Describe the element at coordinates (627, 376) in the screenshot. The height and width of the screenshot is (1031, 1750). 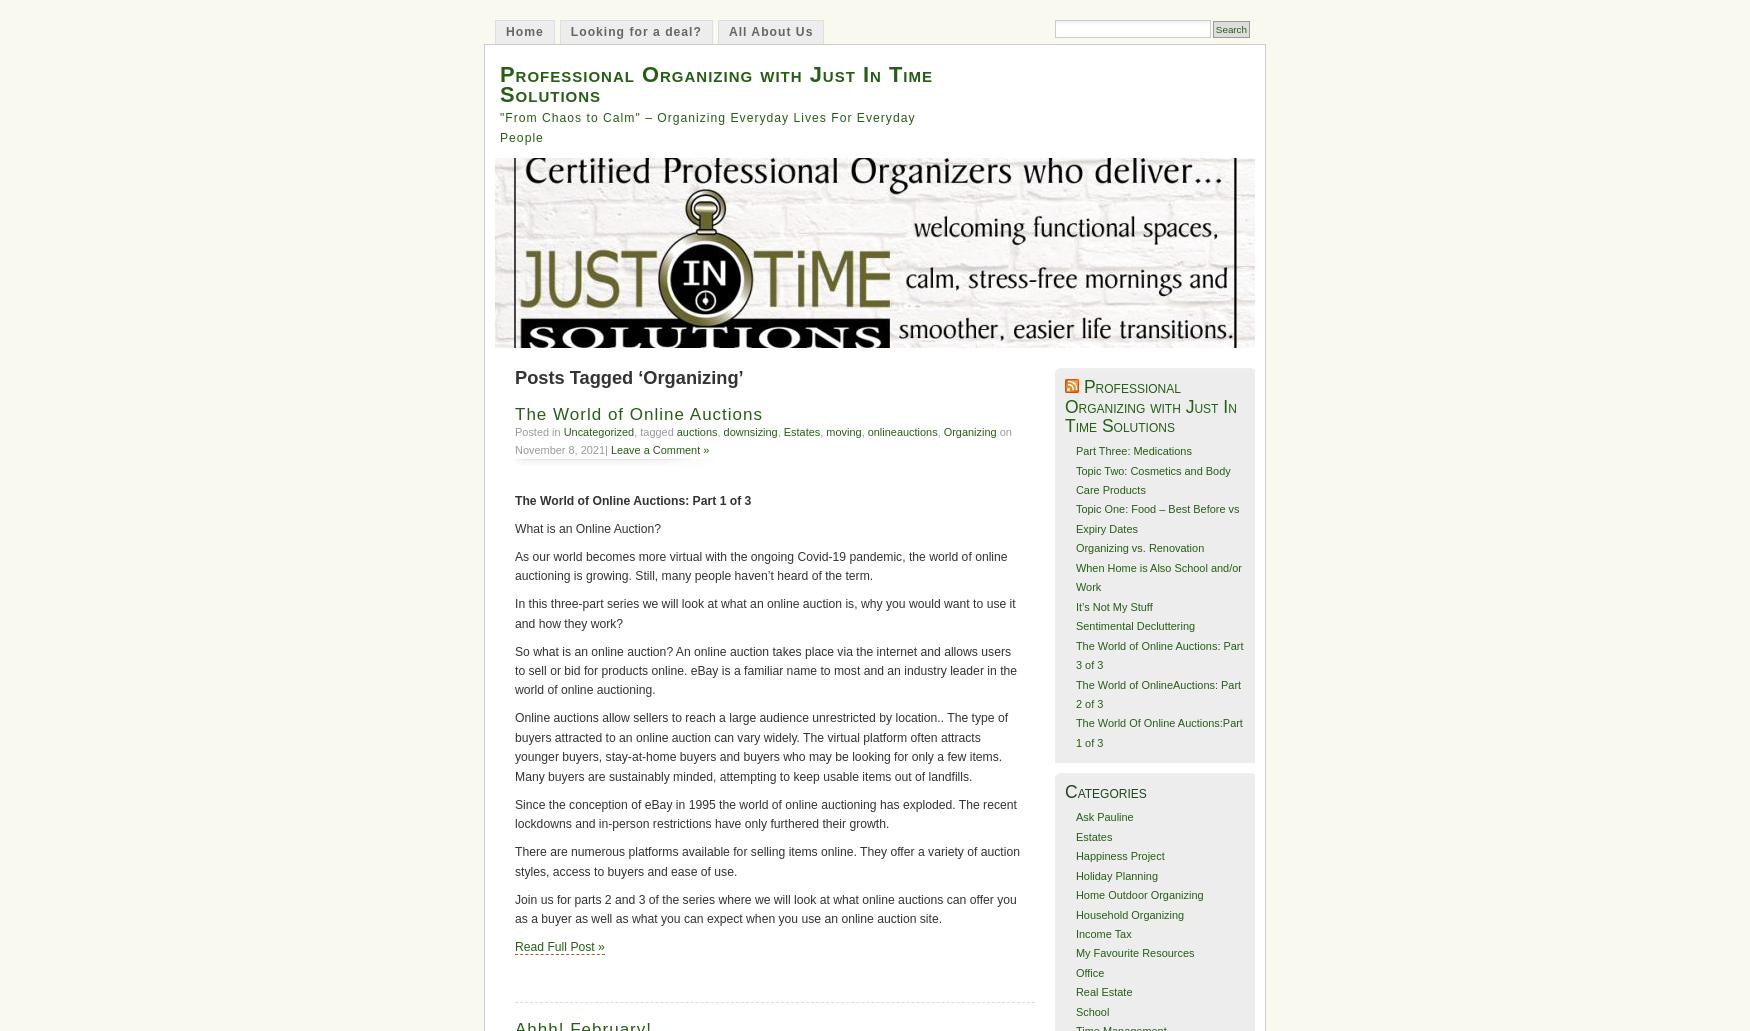
I see `'Posts Tagged ‘Organizing’'` at that location.